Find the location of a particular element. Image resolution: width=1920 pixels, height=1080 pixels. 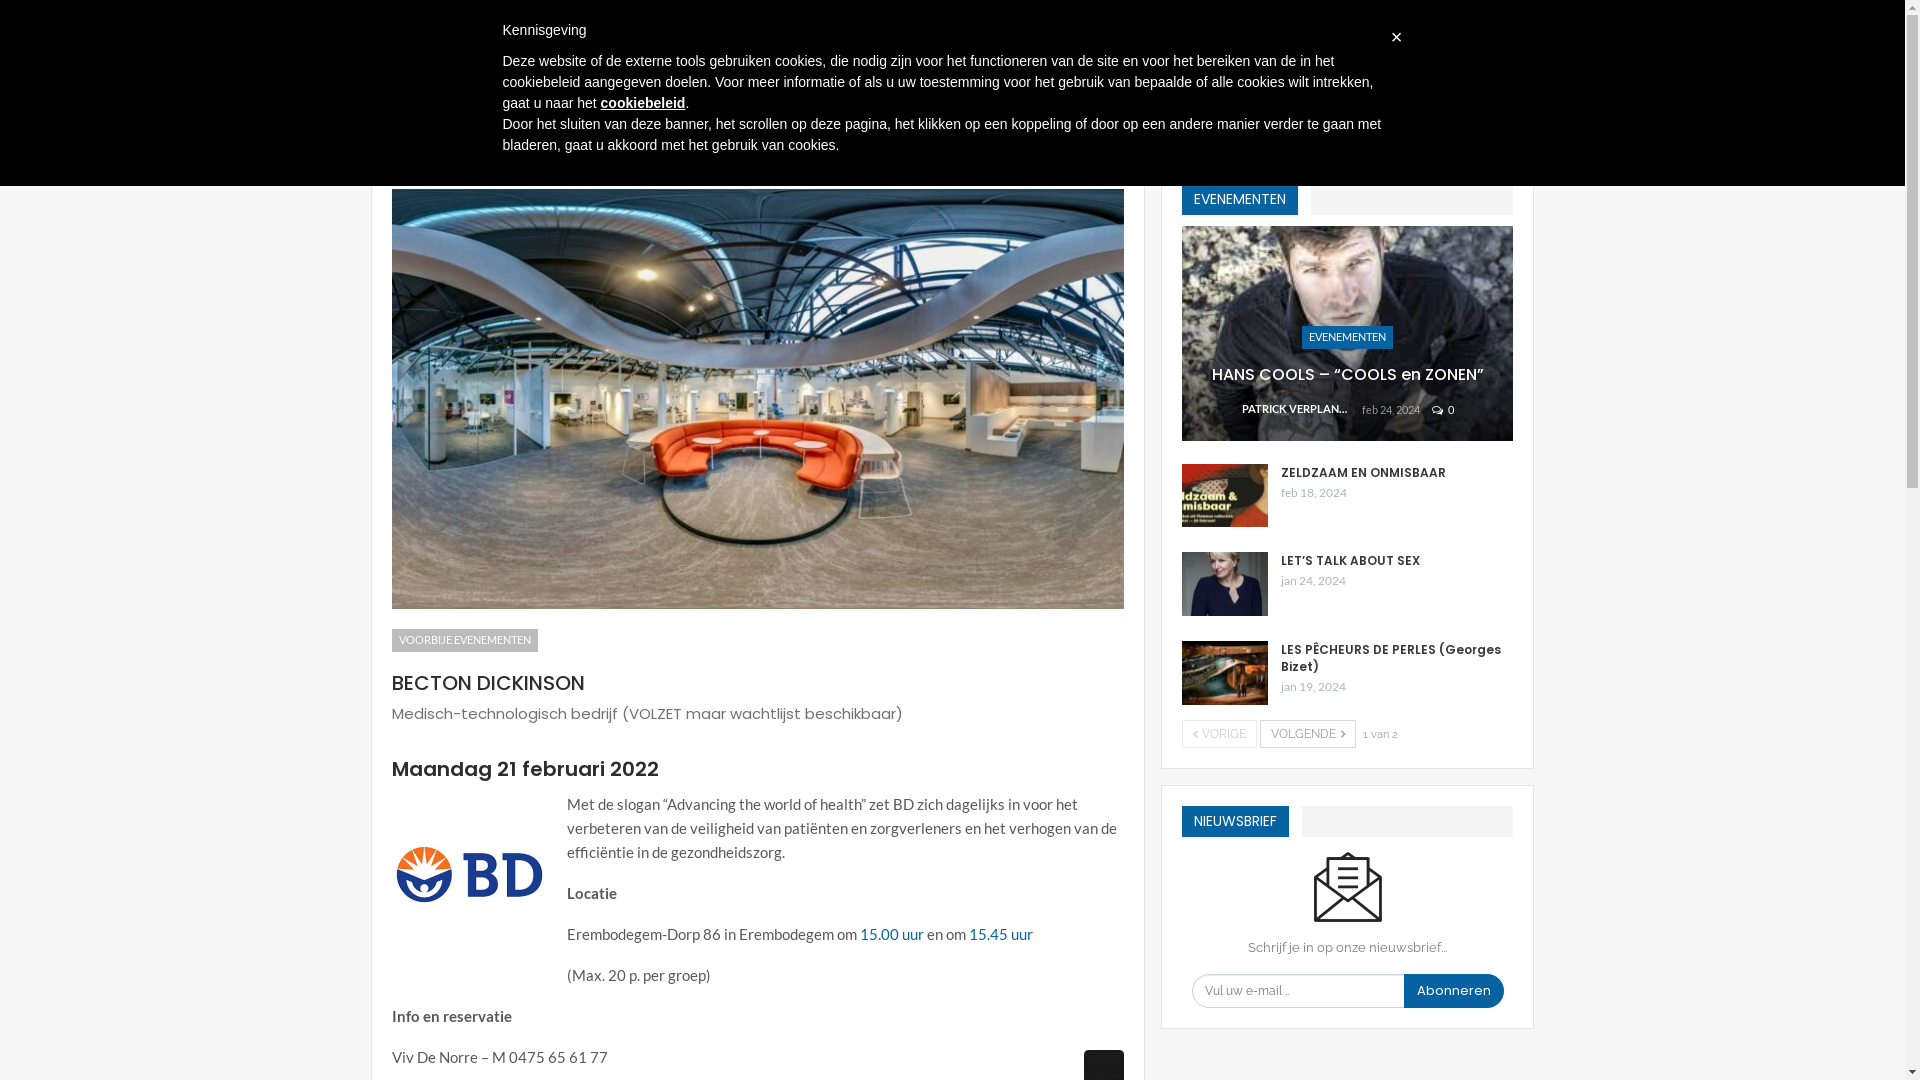

'0' is located at coordinates (1443, 408).